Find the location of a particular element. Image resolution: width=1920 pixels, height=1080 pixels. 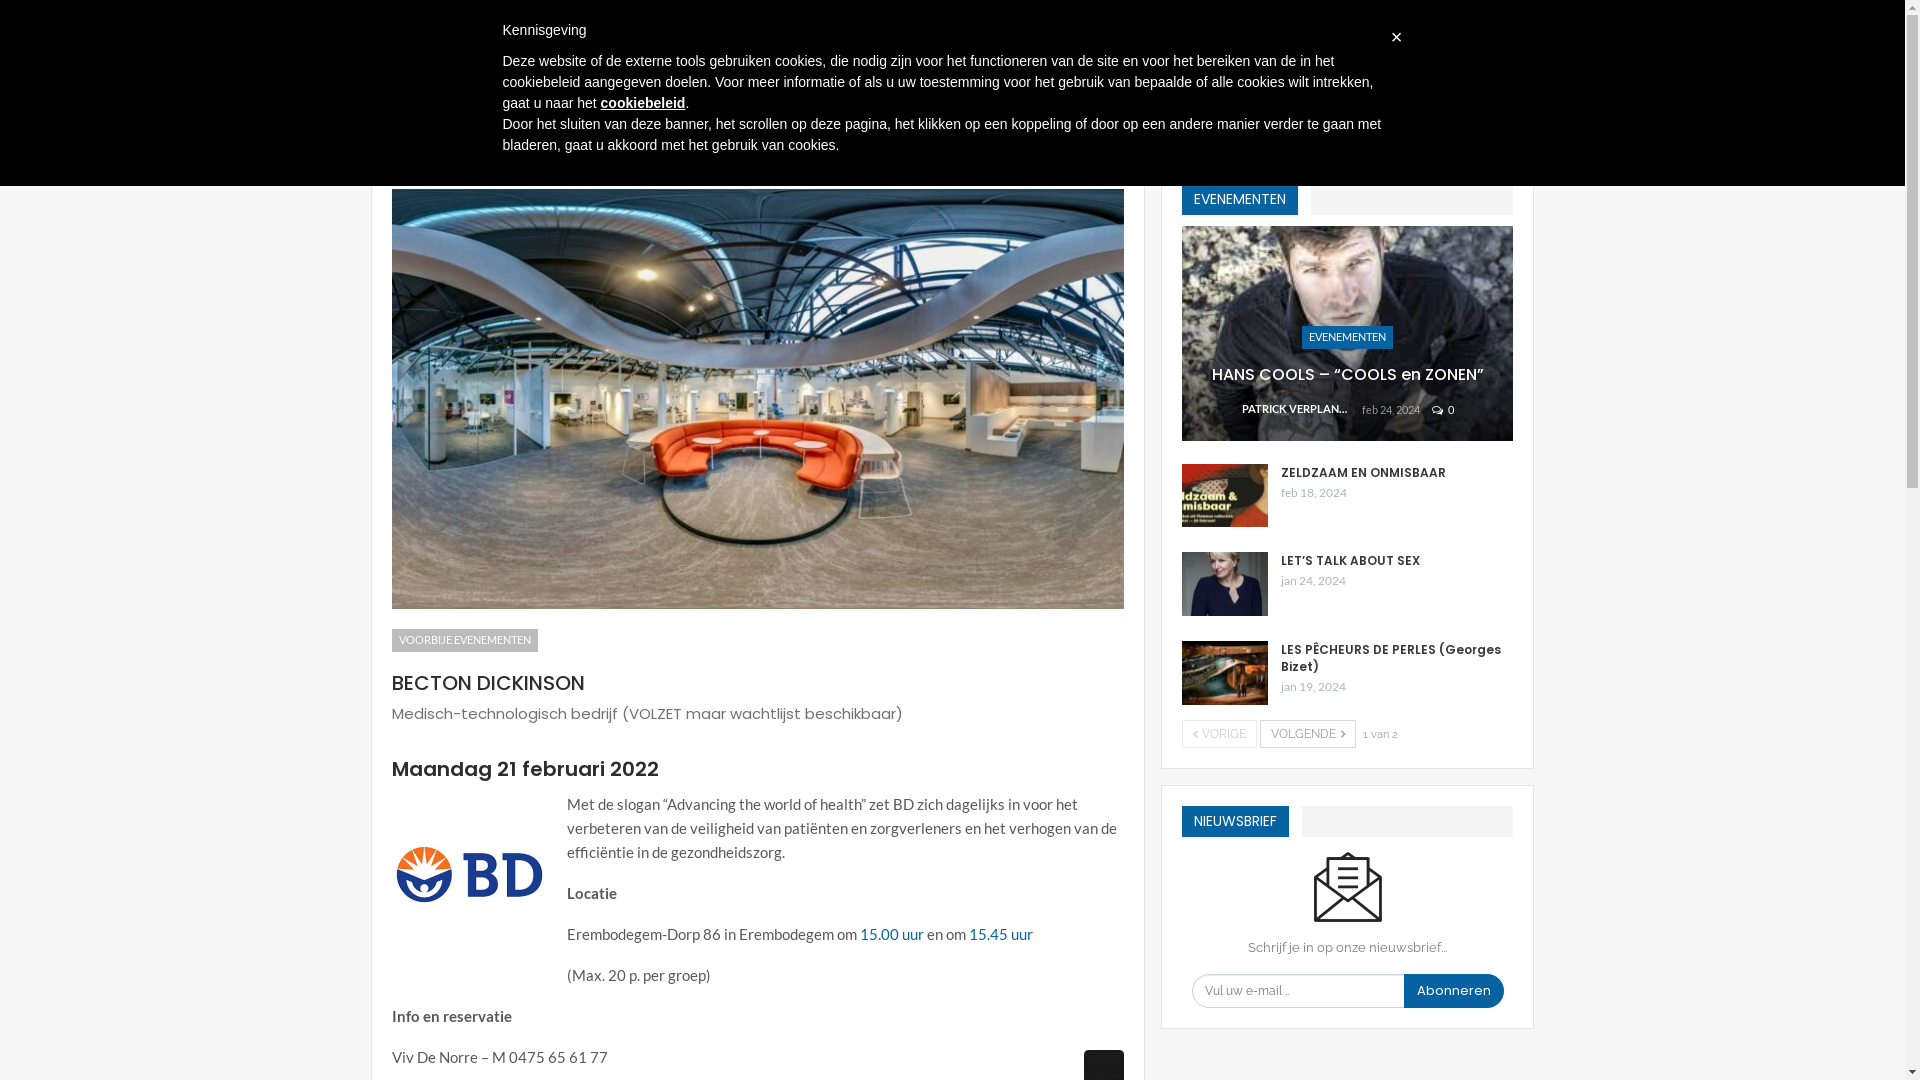

'0' is located at coordinates (1443, 408).